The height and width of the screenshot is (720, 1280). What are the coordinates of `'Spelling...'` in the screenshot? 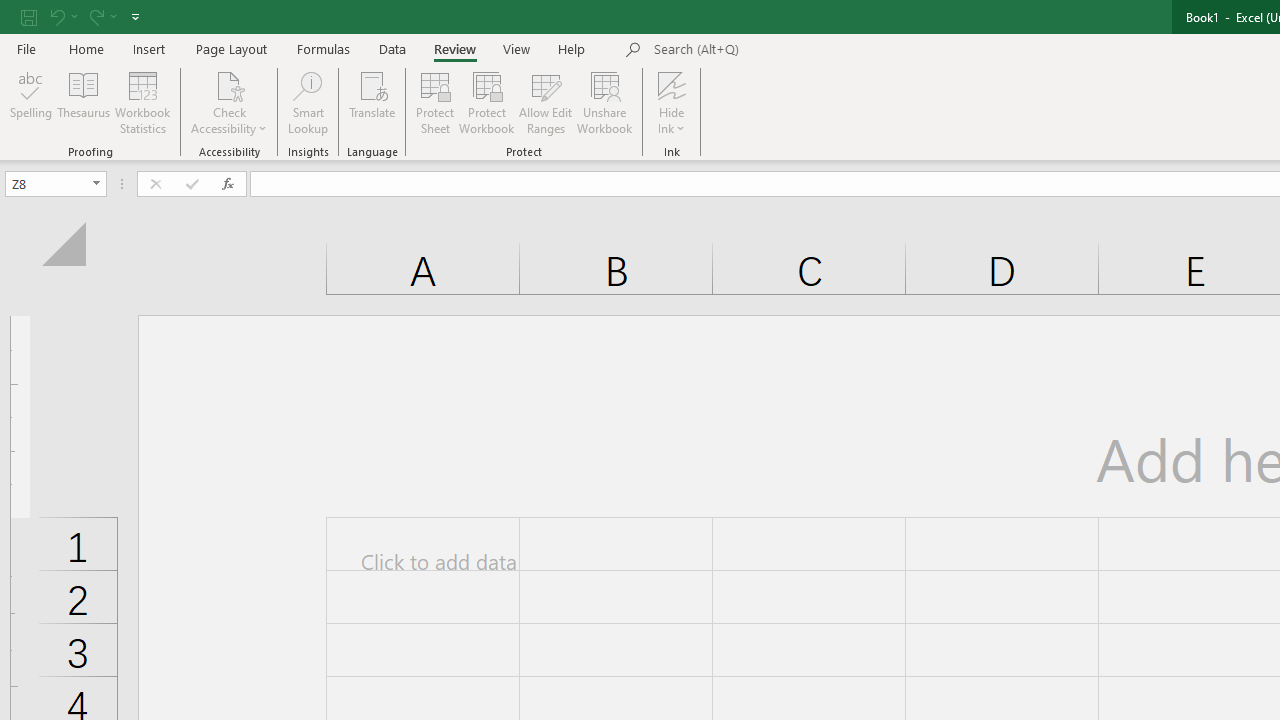 It's located at (31, 103).